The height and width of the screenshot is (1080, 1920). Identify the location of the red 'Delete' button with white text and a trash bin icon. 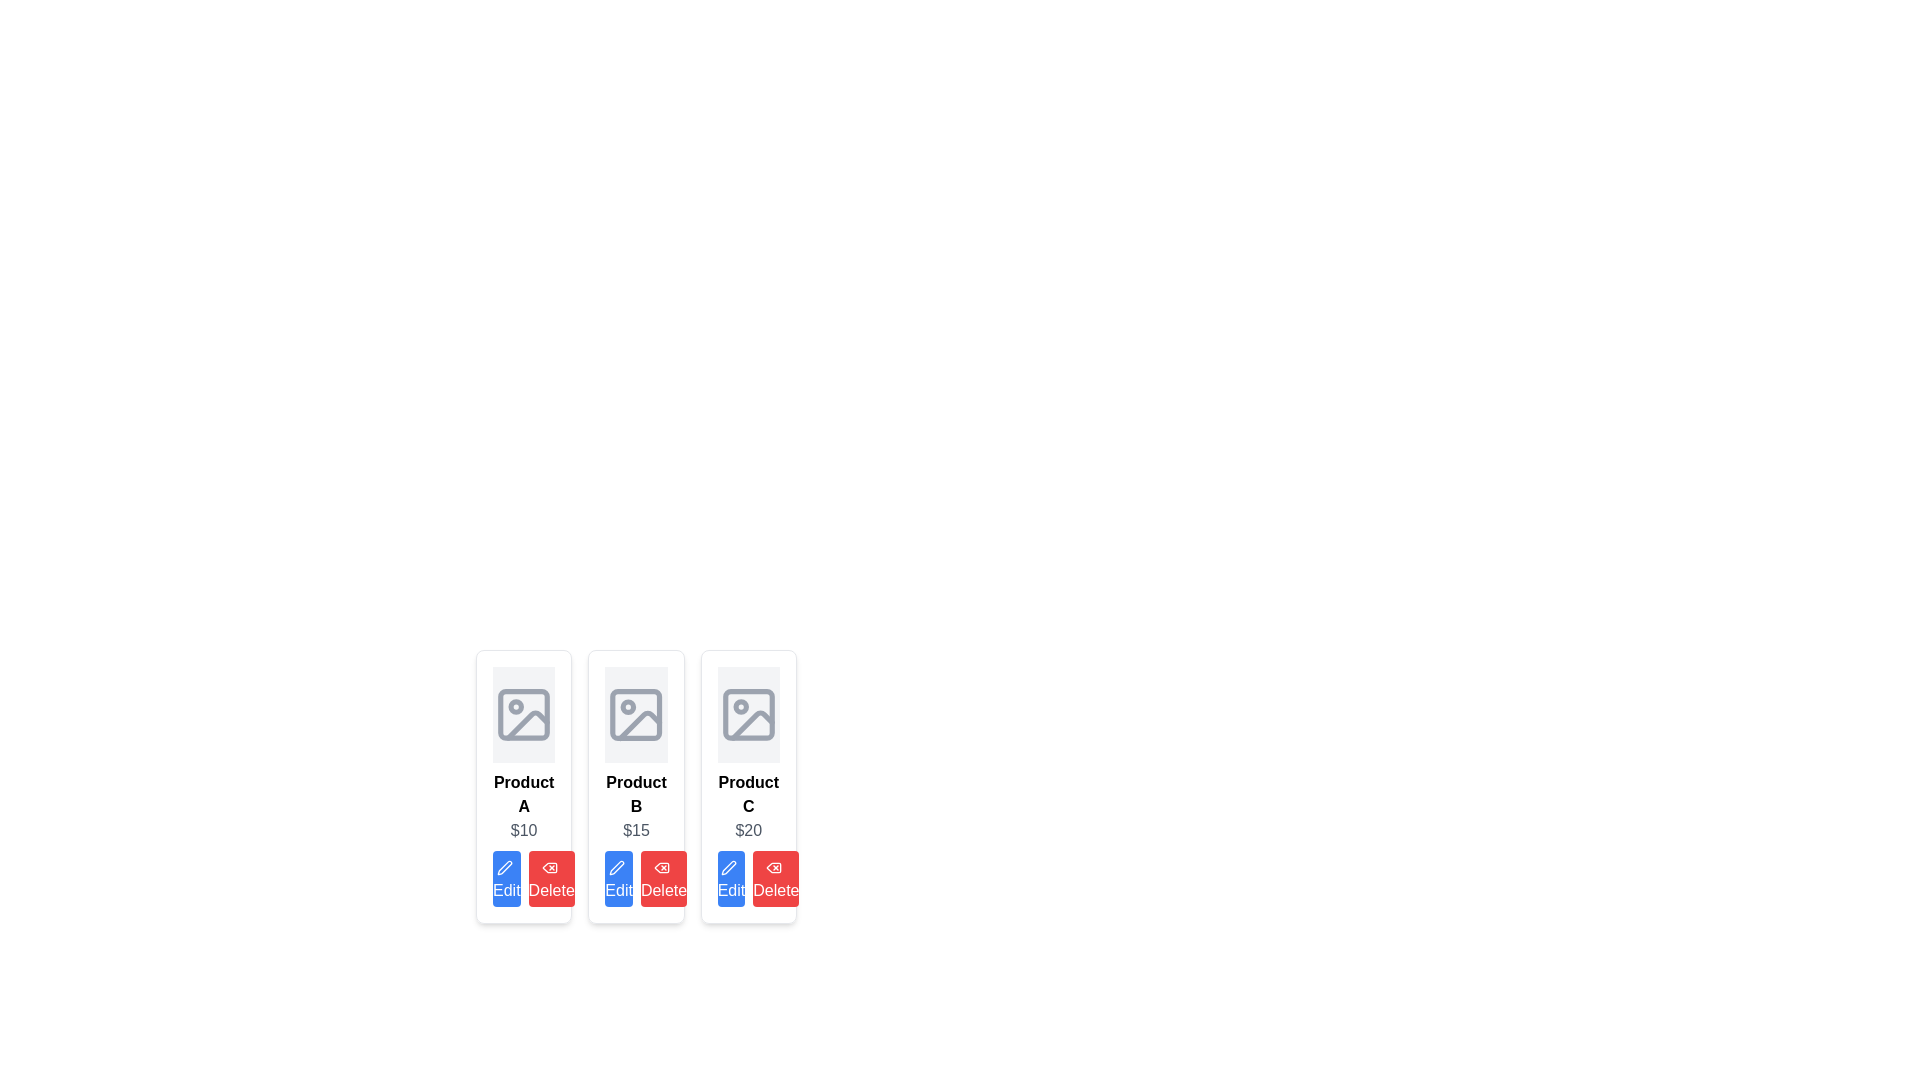
(551, 878).